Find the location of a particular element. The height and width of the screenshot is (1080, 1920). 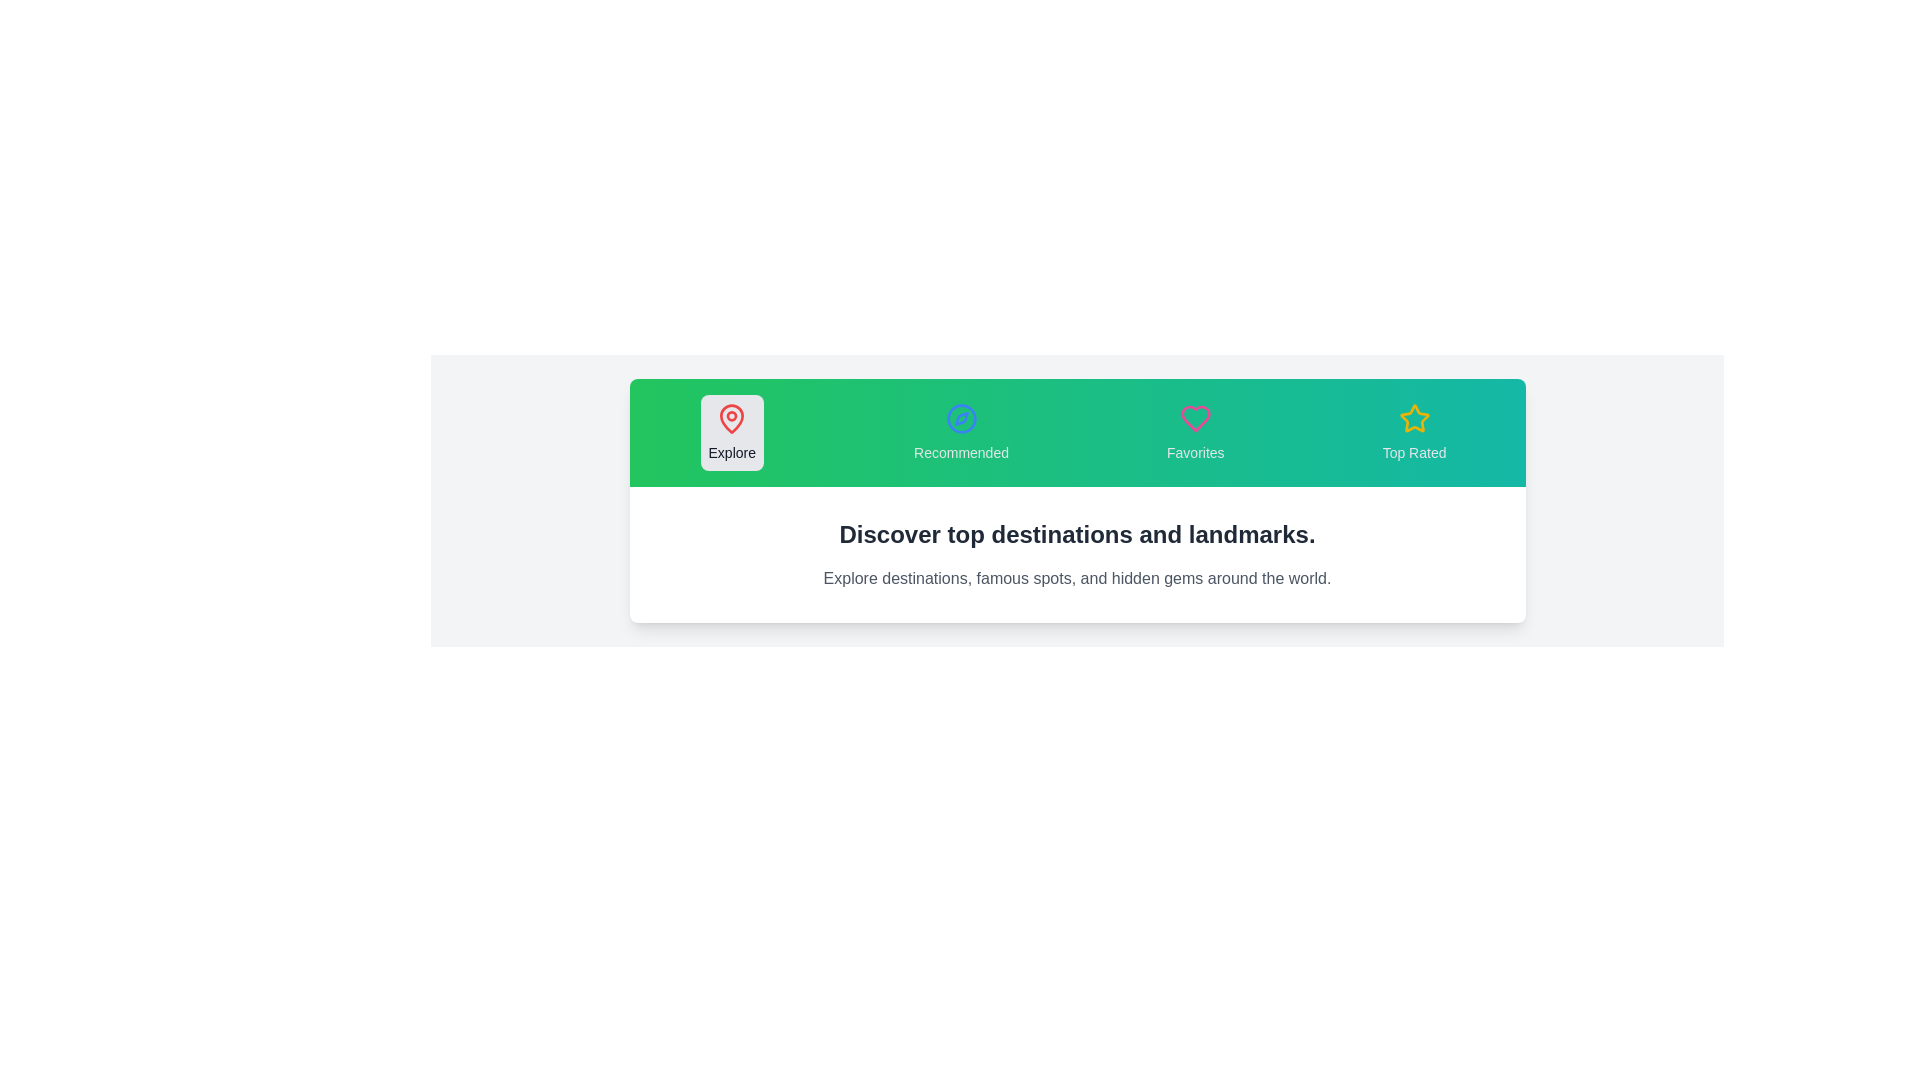

the tab labeled Recommended to observe its hover effect is located at coordinates (961, 431).